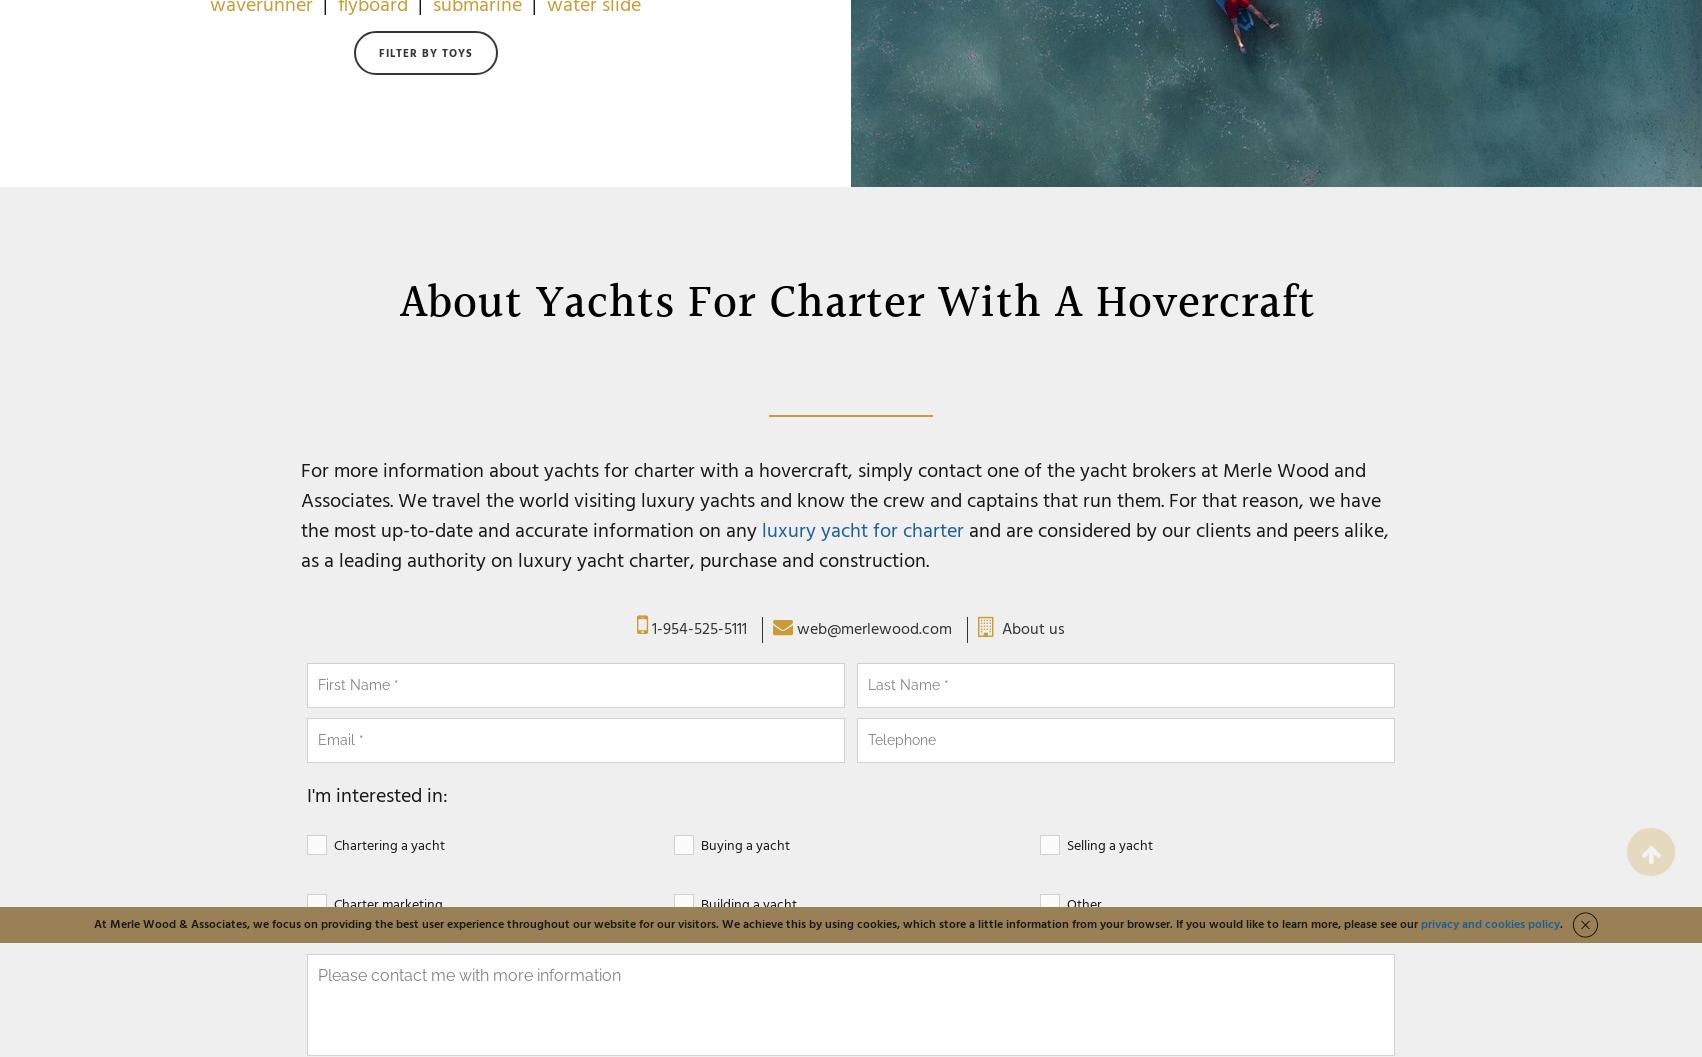 The width and height of the screenshot is (1702, 1057). What do you see at coordinates (93, 924) in the screenshot?
I see `'At Merle Wood & Associates, we focus on providing the best user experience throughout our website for our visitors. We achieve this by using cookies, which store a little information from your browser. If you would like to learn more, please see our'` at bounding box center [93, 924].